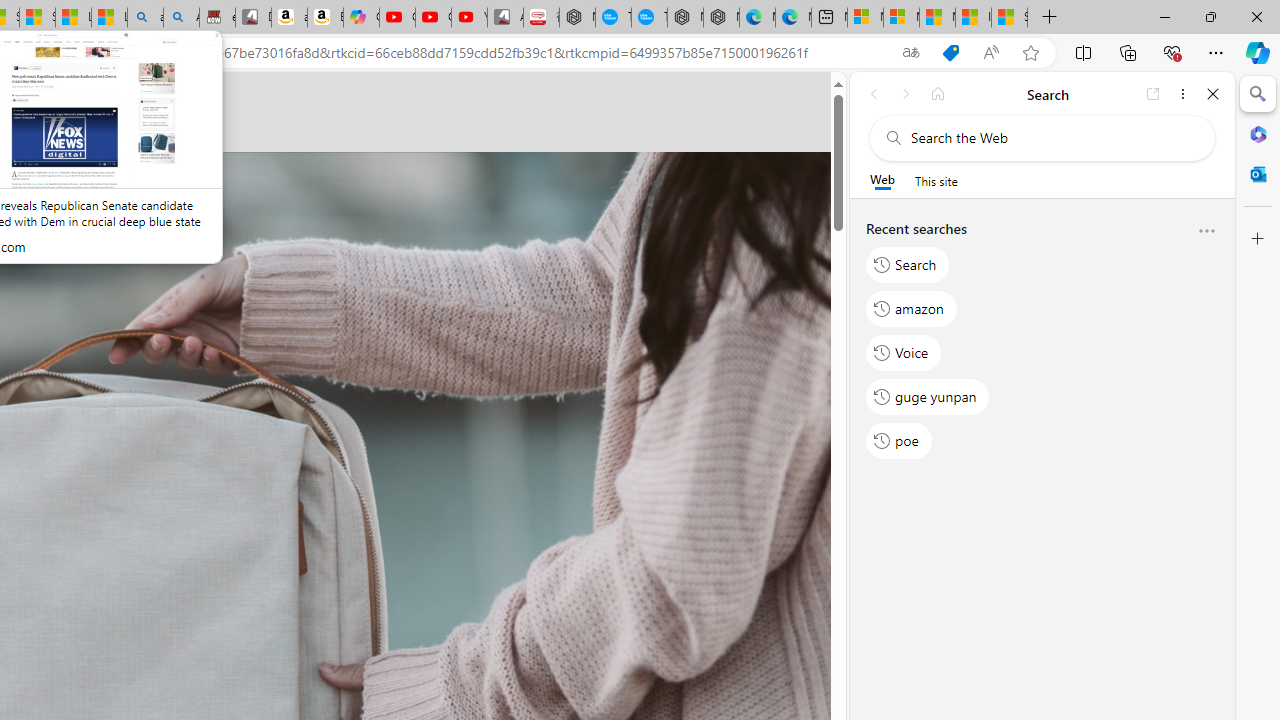 Image resolution: width=1280 pixels, height=720 pixels. What do you see at coordinates (900, 17) in the screenshot?
I see `'Microsoft account | Privacy'` at bounding box center [900, 17].